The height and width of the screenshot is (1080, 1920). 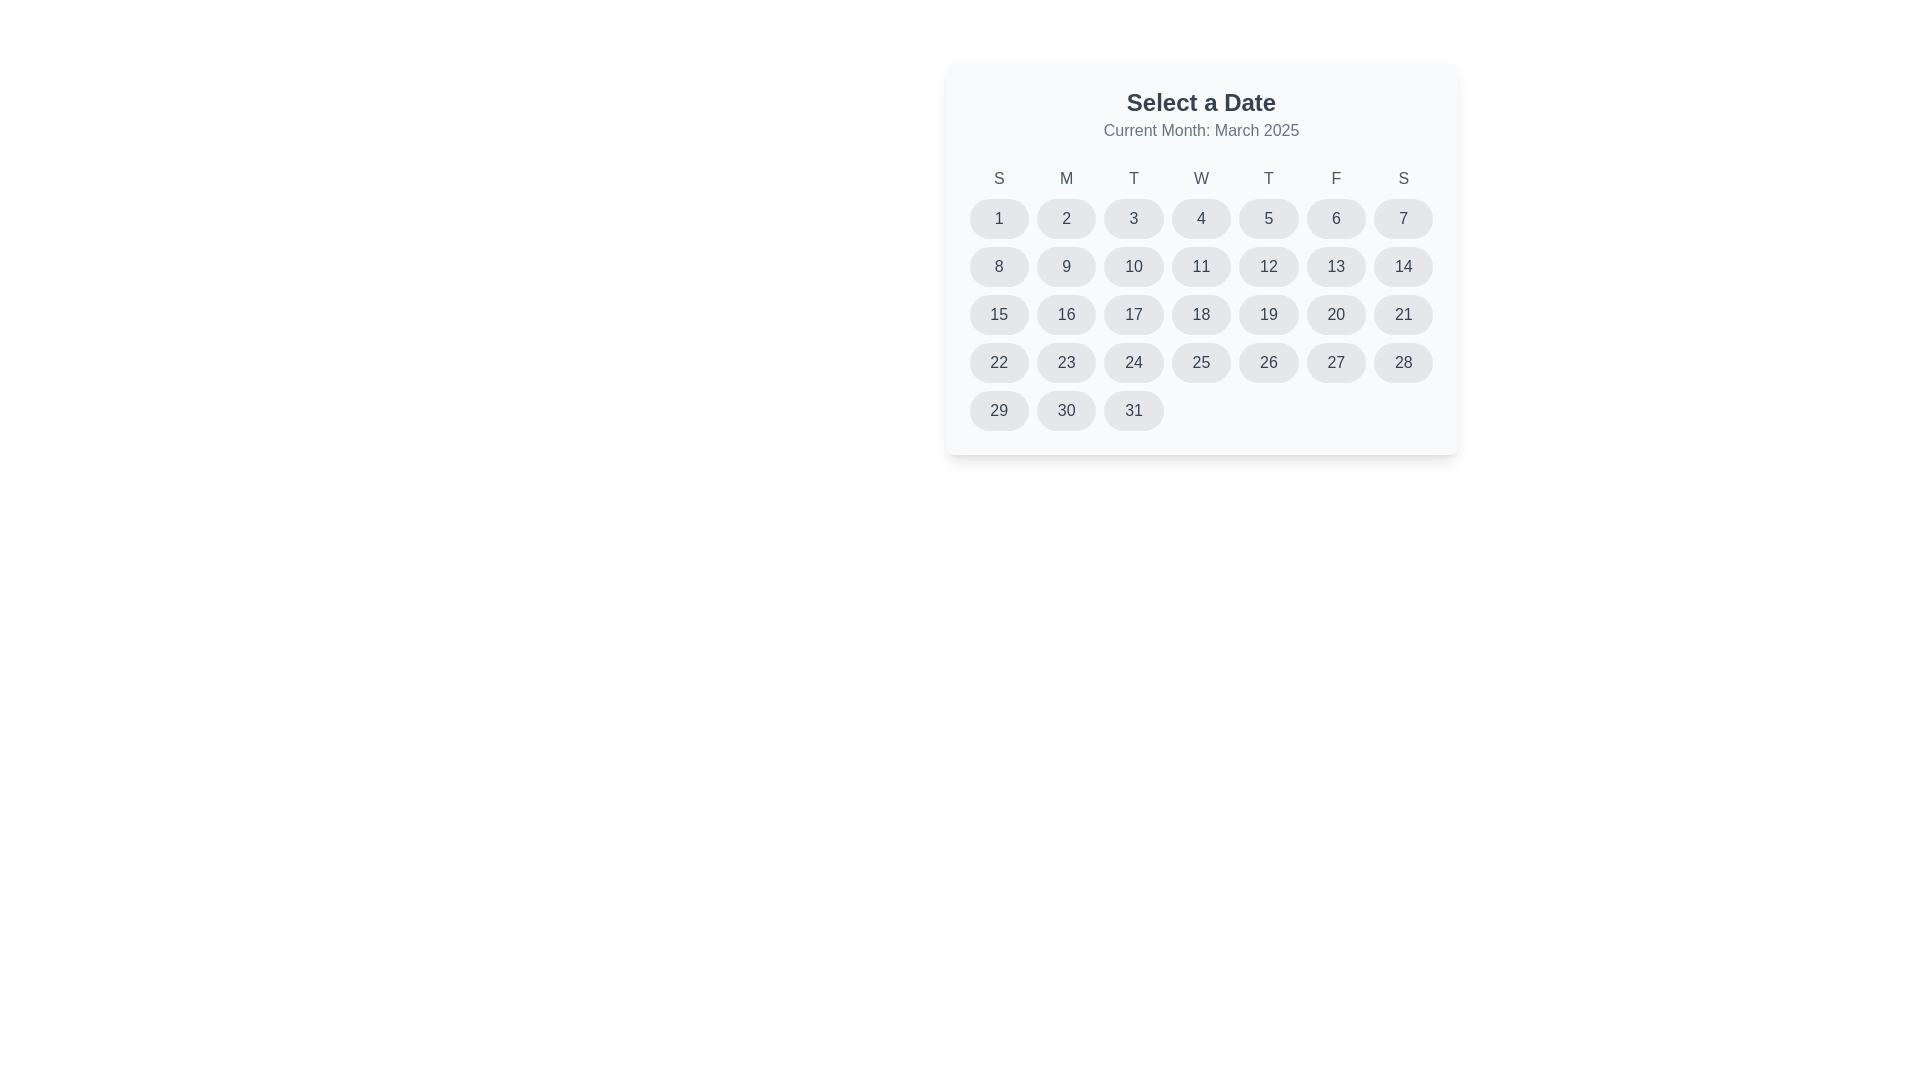 I want to click on the circular button labeled '4' with a light gray background located in the first row of the date grid below the weekday labels, so click(x=1200, y=219).